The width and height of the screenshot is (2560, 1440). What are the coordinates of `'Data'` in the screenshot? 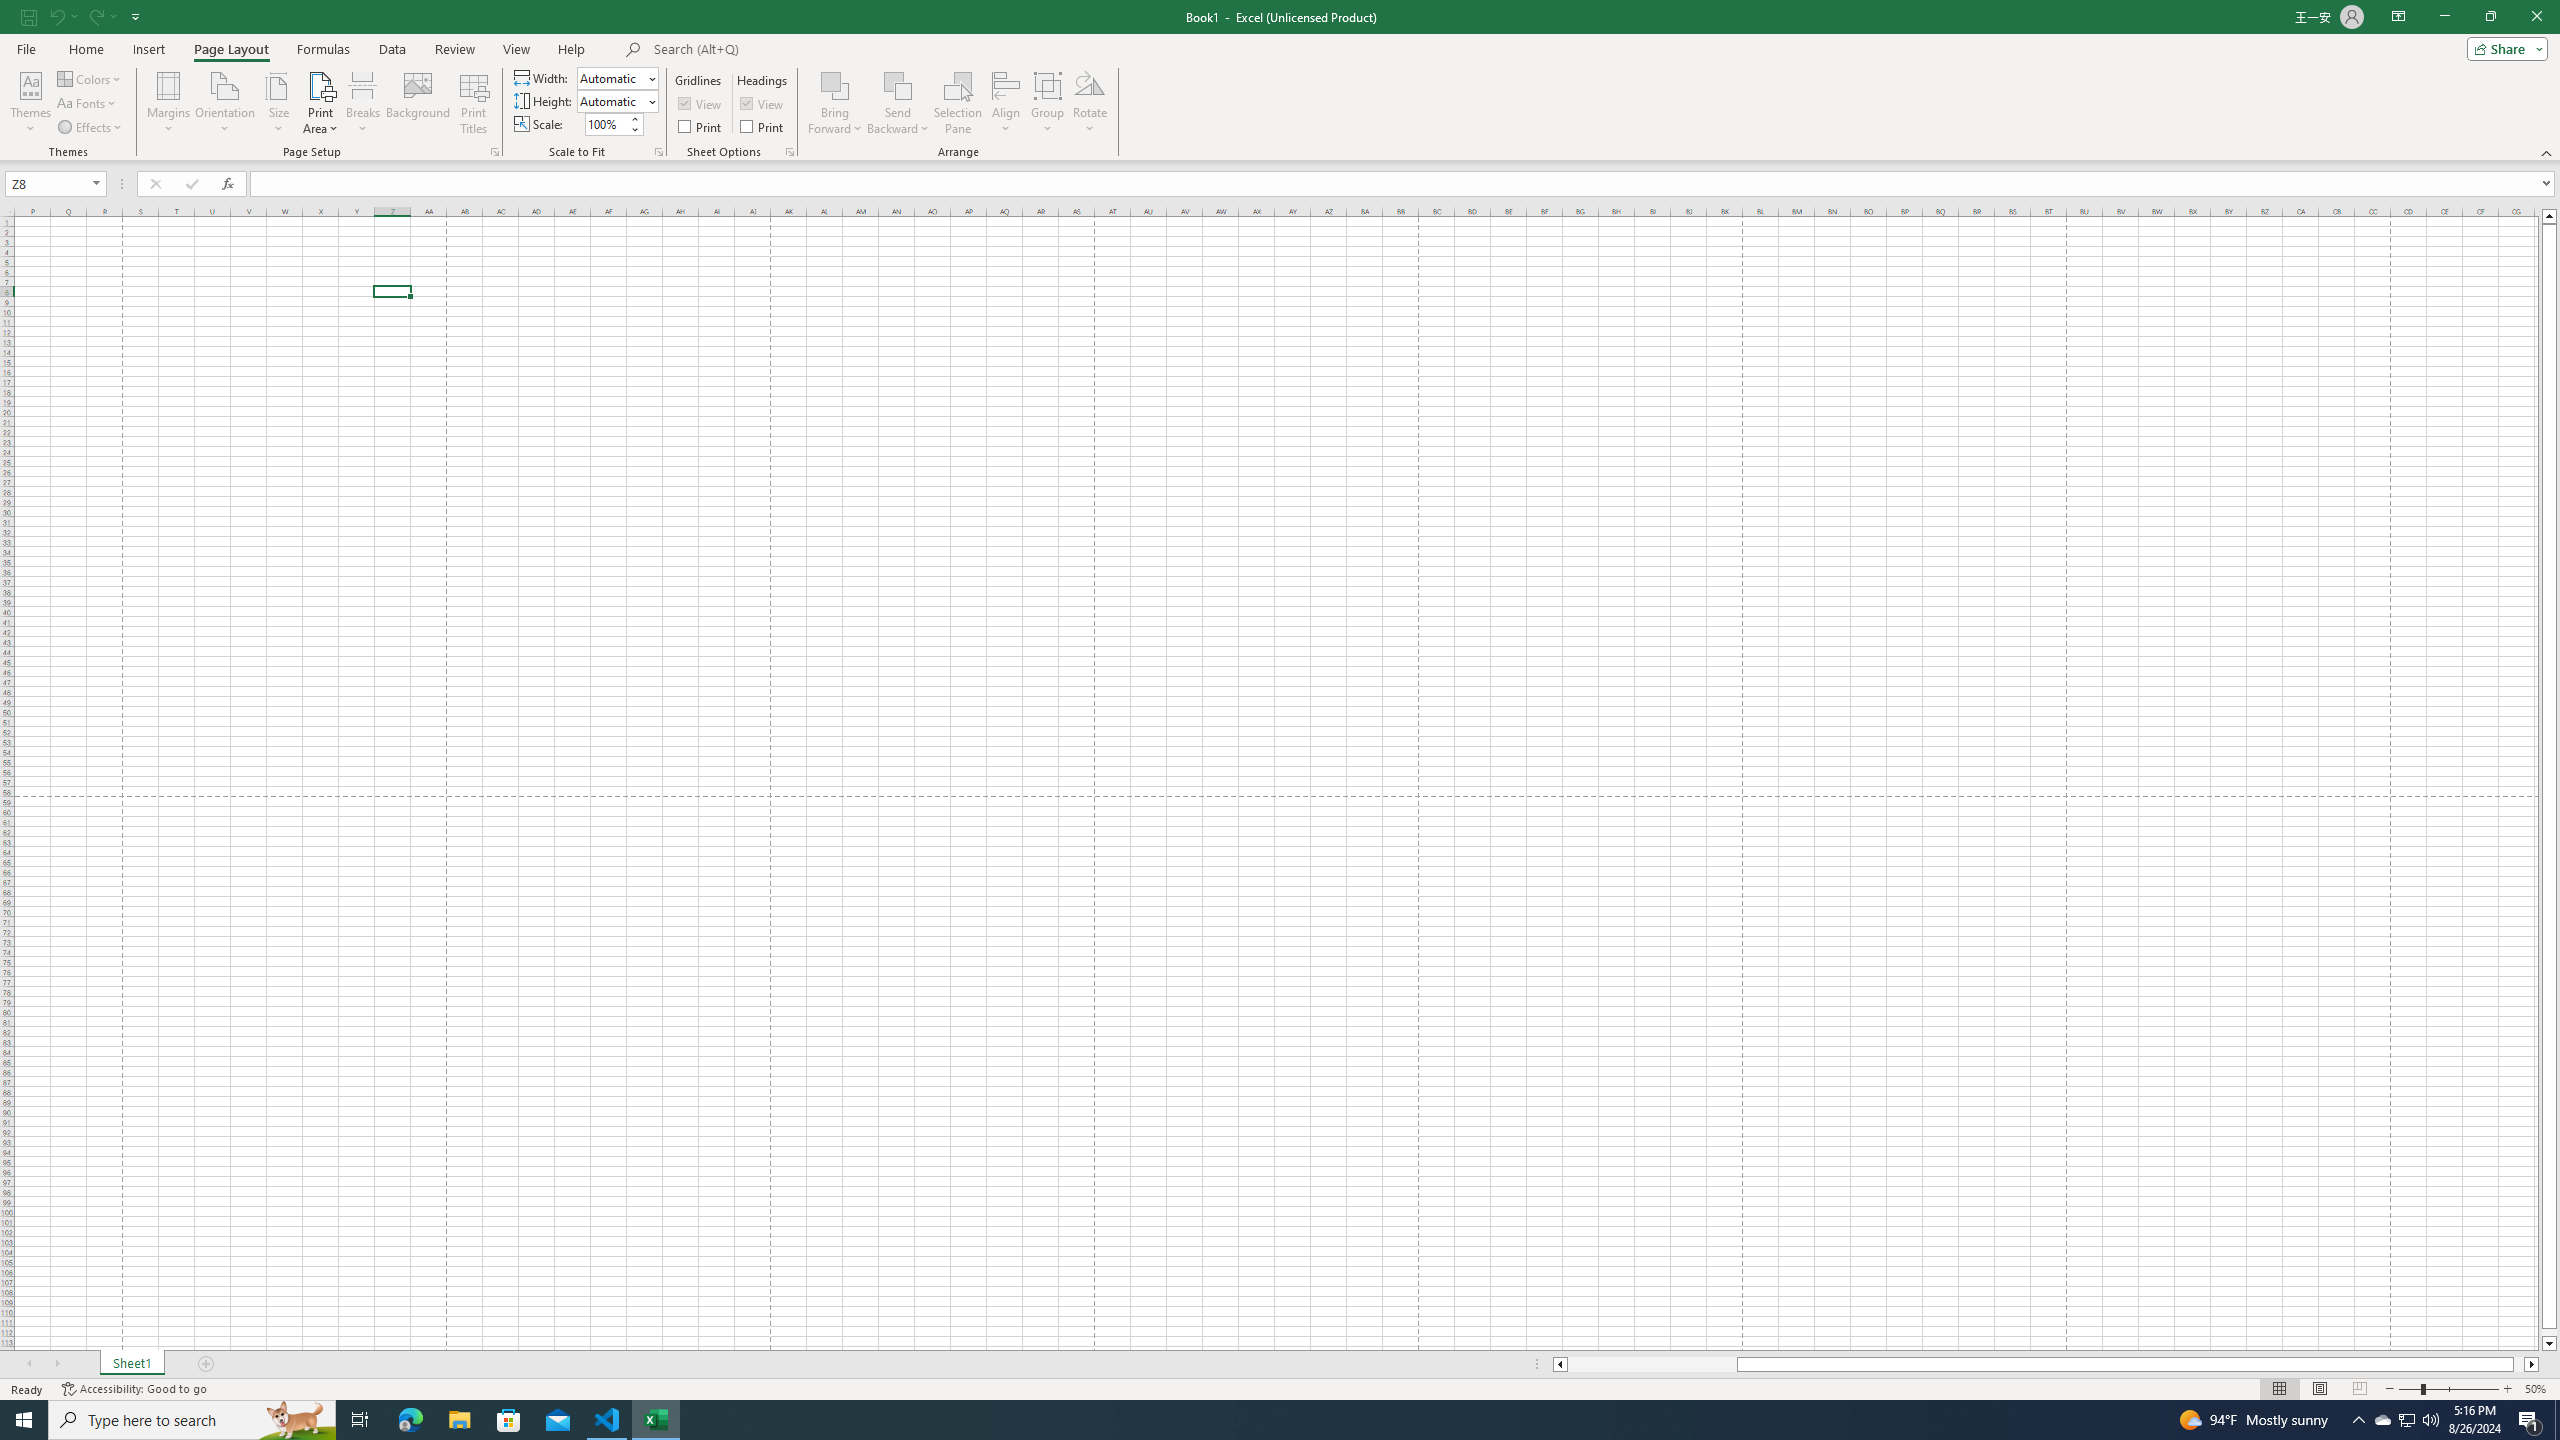 It's located at (391, 49).